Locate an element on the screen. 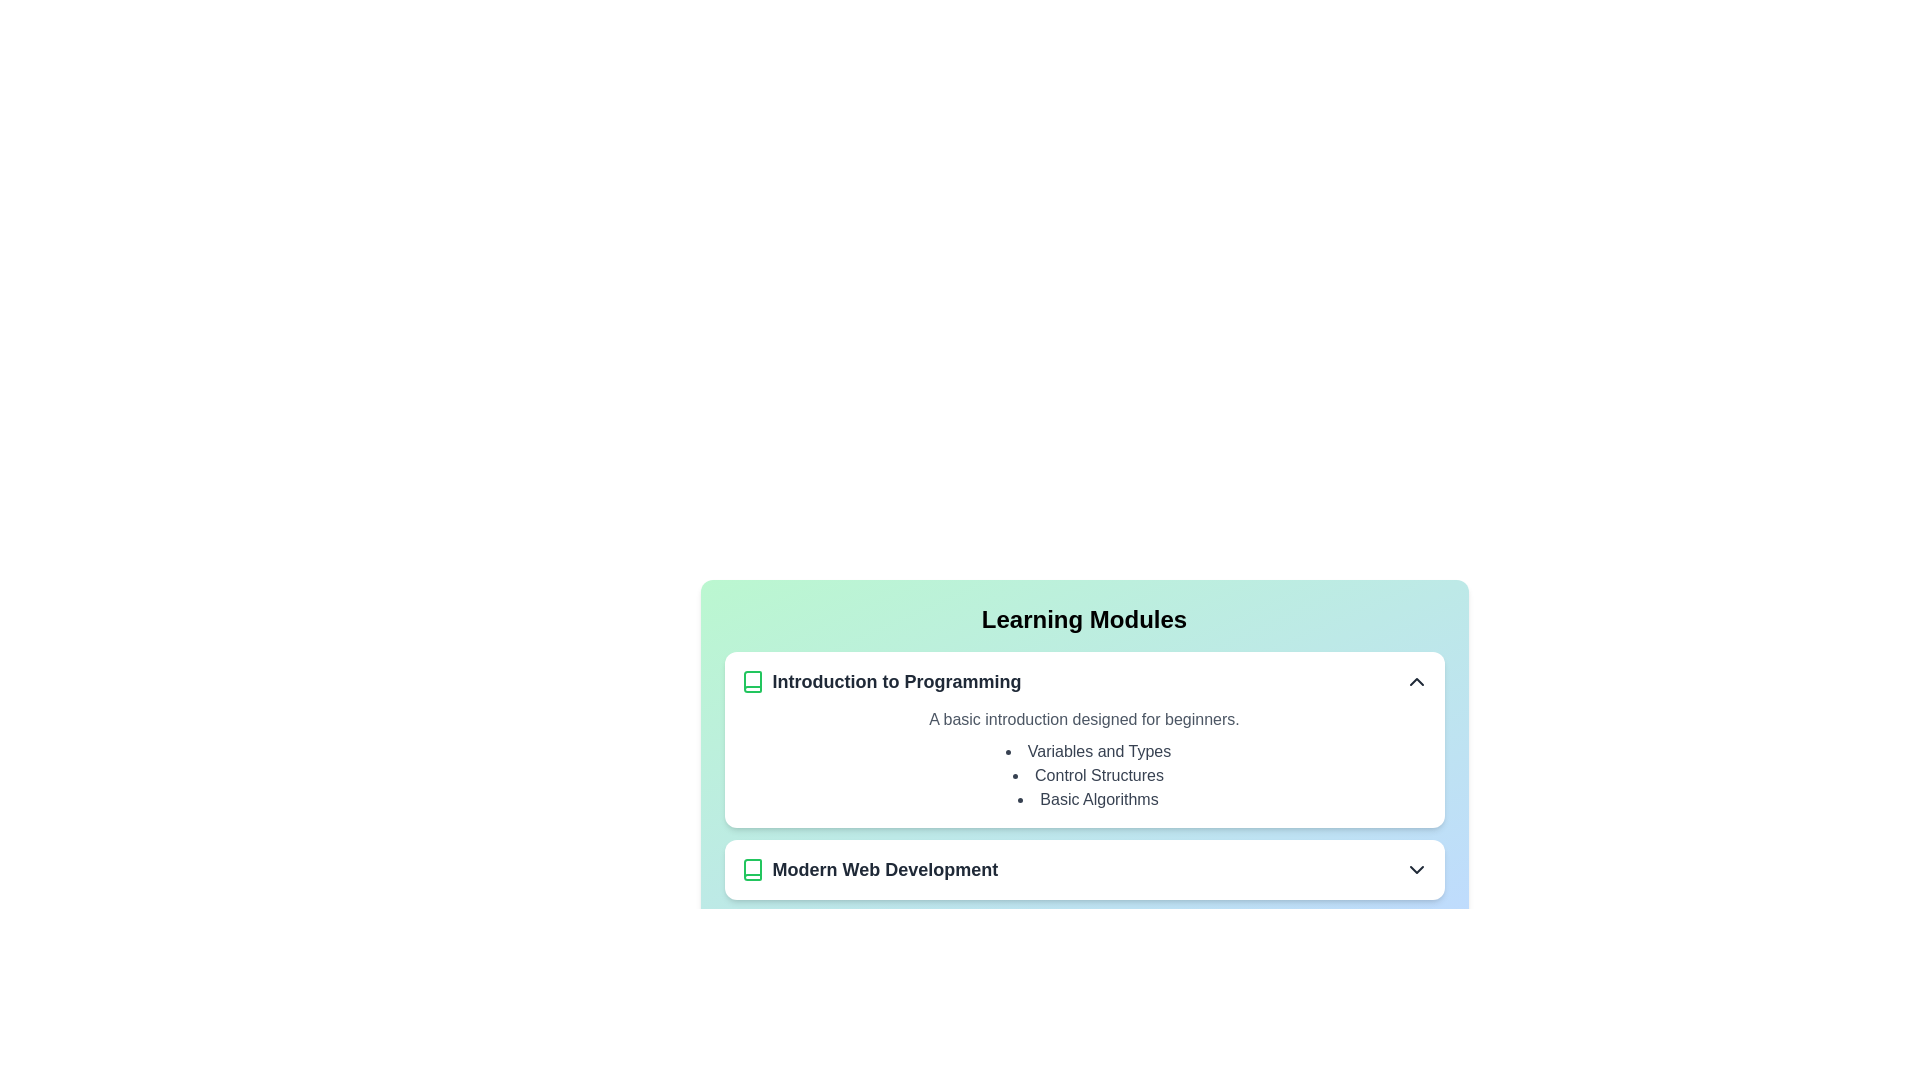 The width and height of the screenshot is (1920, 1080). the icon representing the 'Introduction to Programming' module located in the 'Learning Modules' section, positioned to the left of the corresponding text is located at coordinates (751, 681).